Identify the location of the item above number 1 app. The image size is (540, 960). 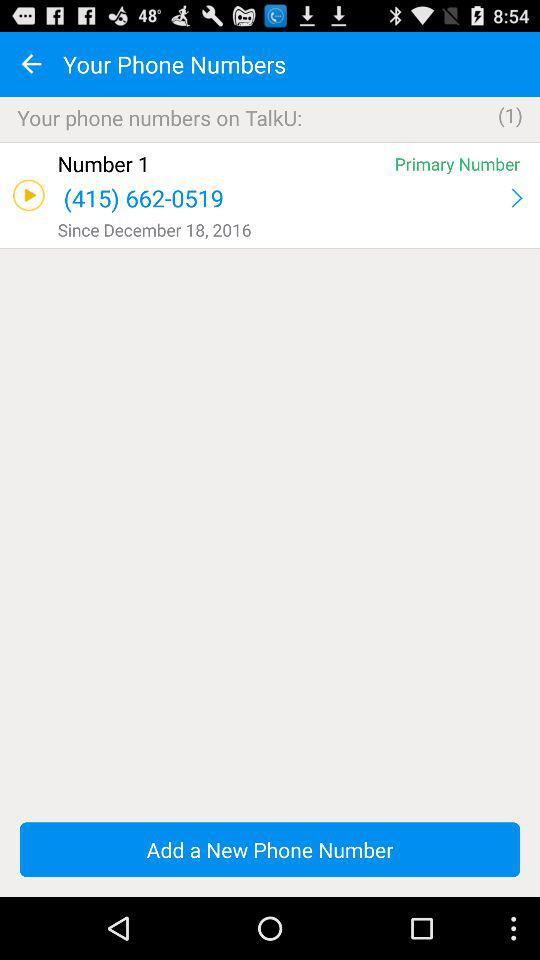
(270, 141).